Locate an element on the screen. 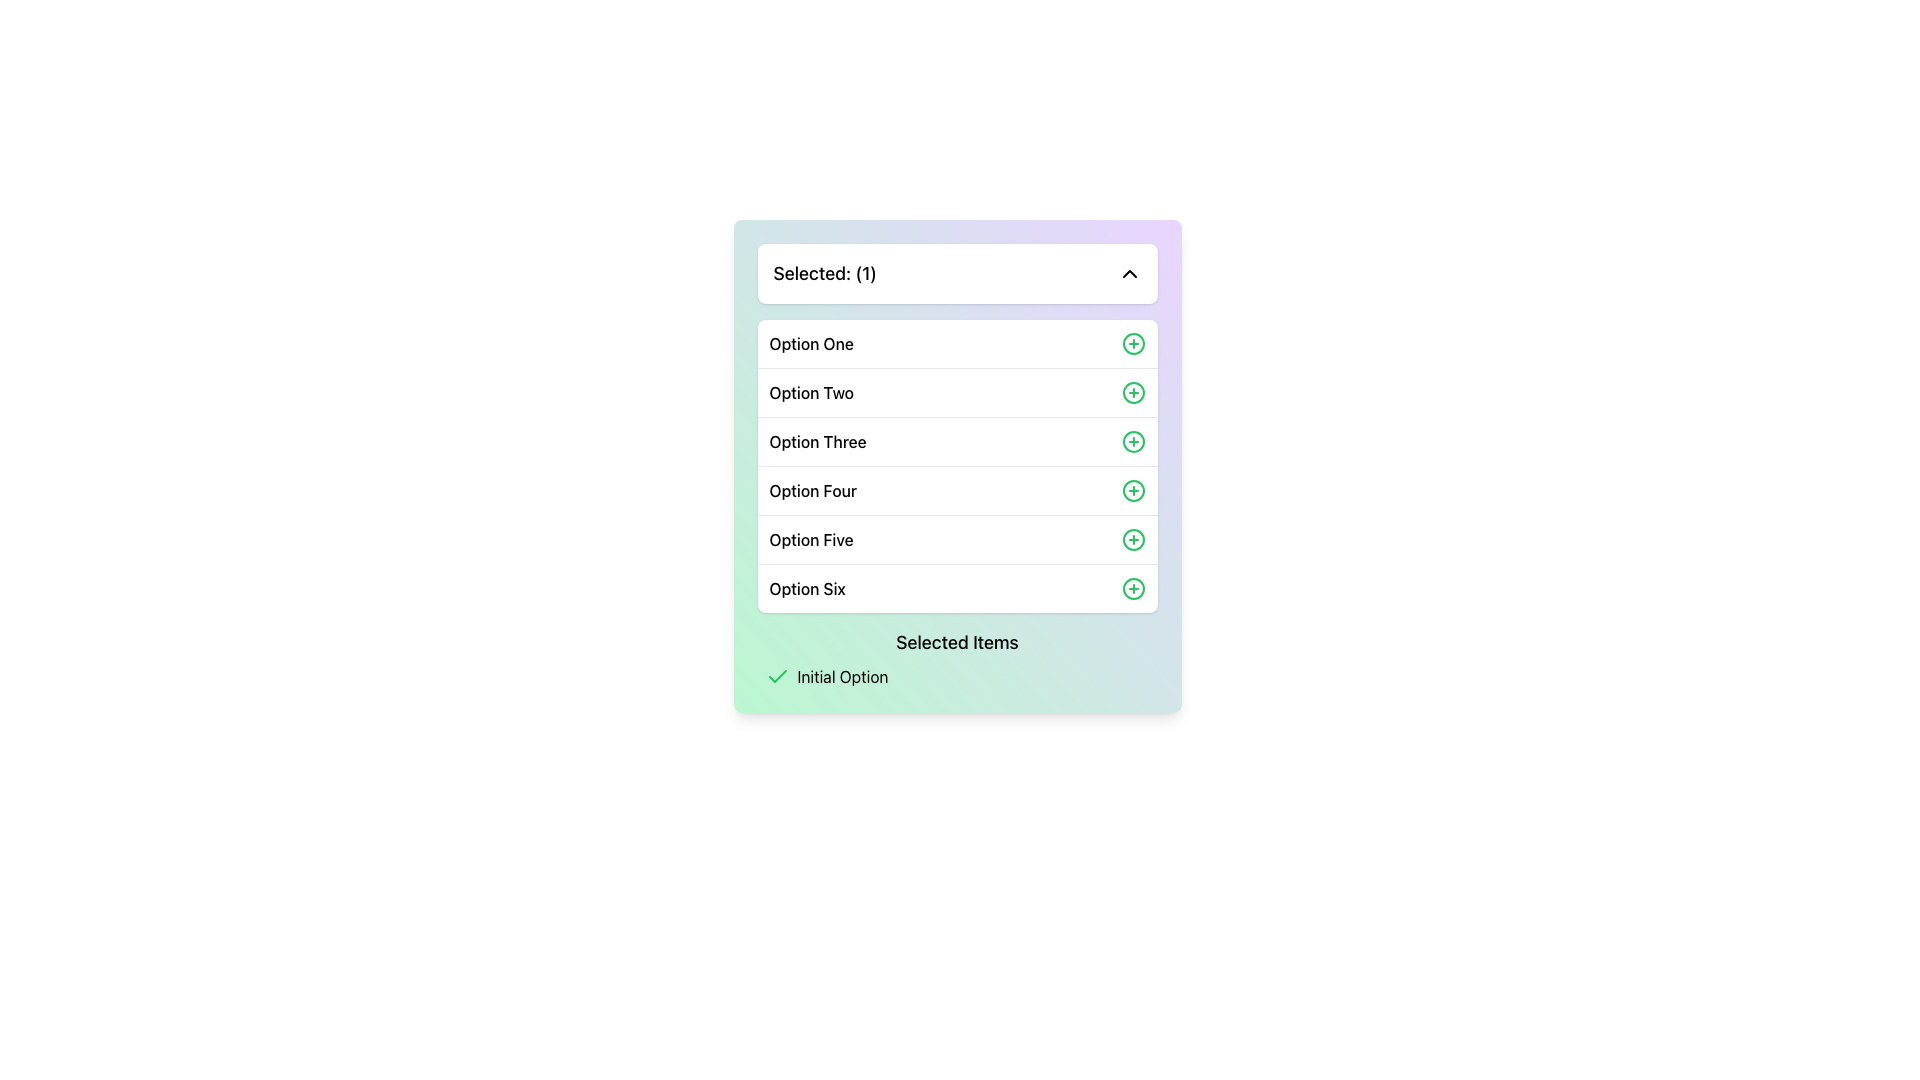 Image resolution: width=1920 pixels, height=1080 pixels. the add action button for 'Option Three', located in the third row is located at coordinates (1133, 441).